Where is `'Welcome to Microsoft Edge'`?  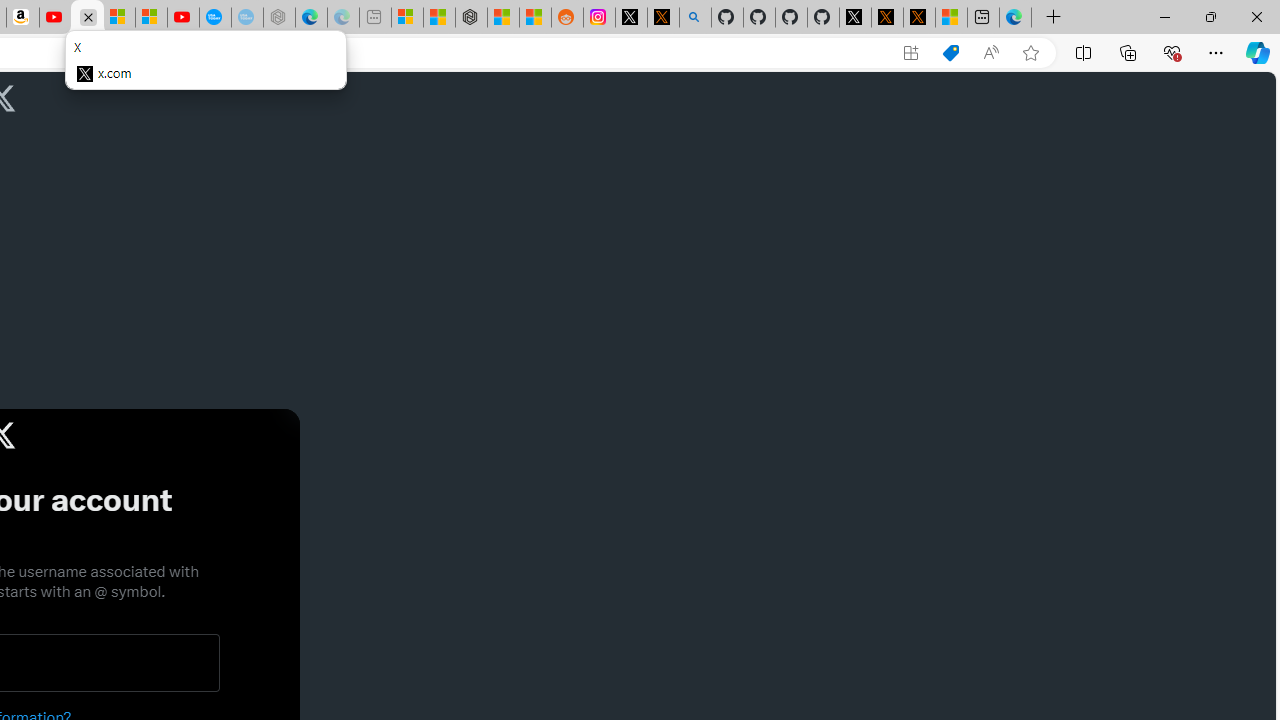
'Welcome to Microsoft Edge' is located at coordinates (1015, 17).